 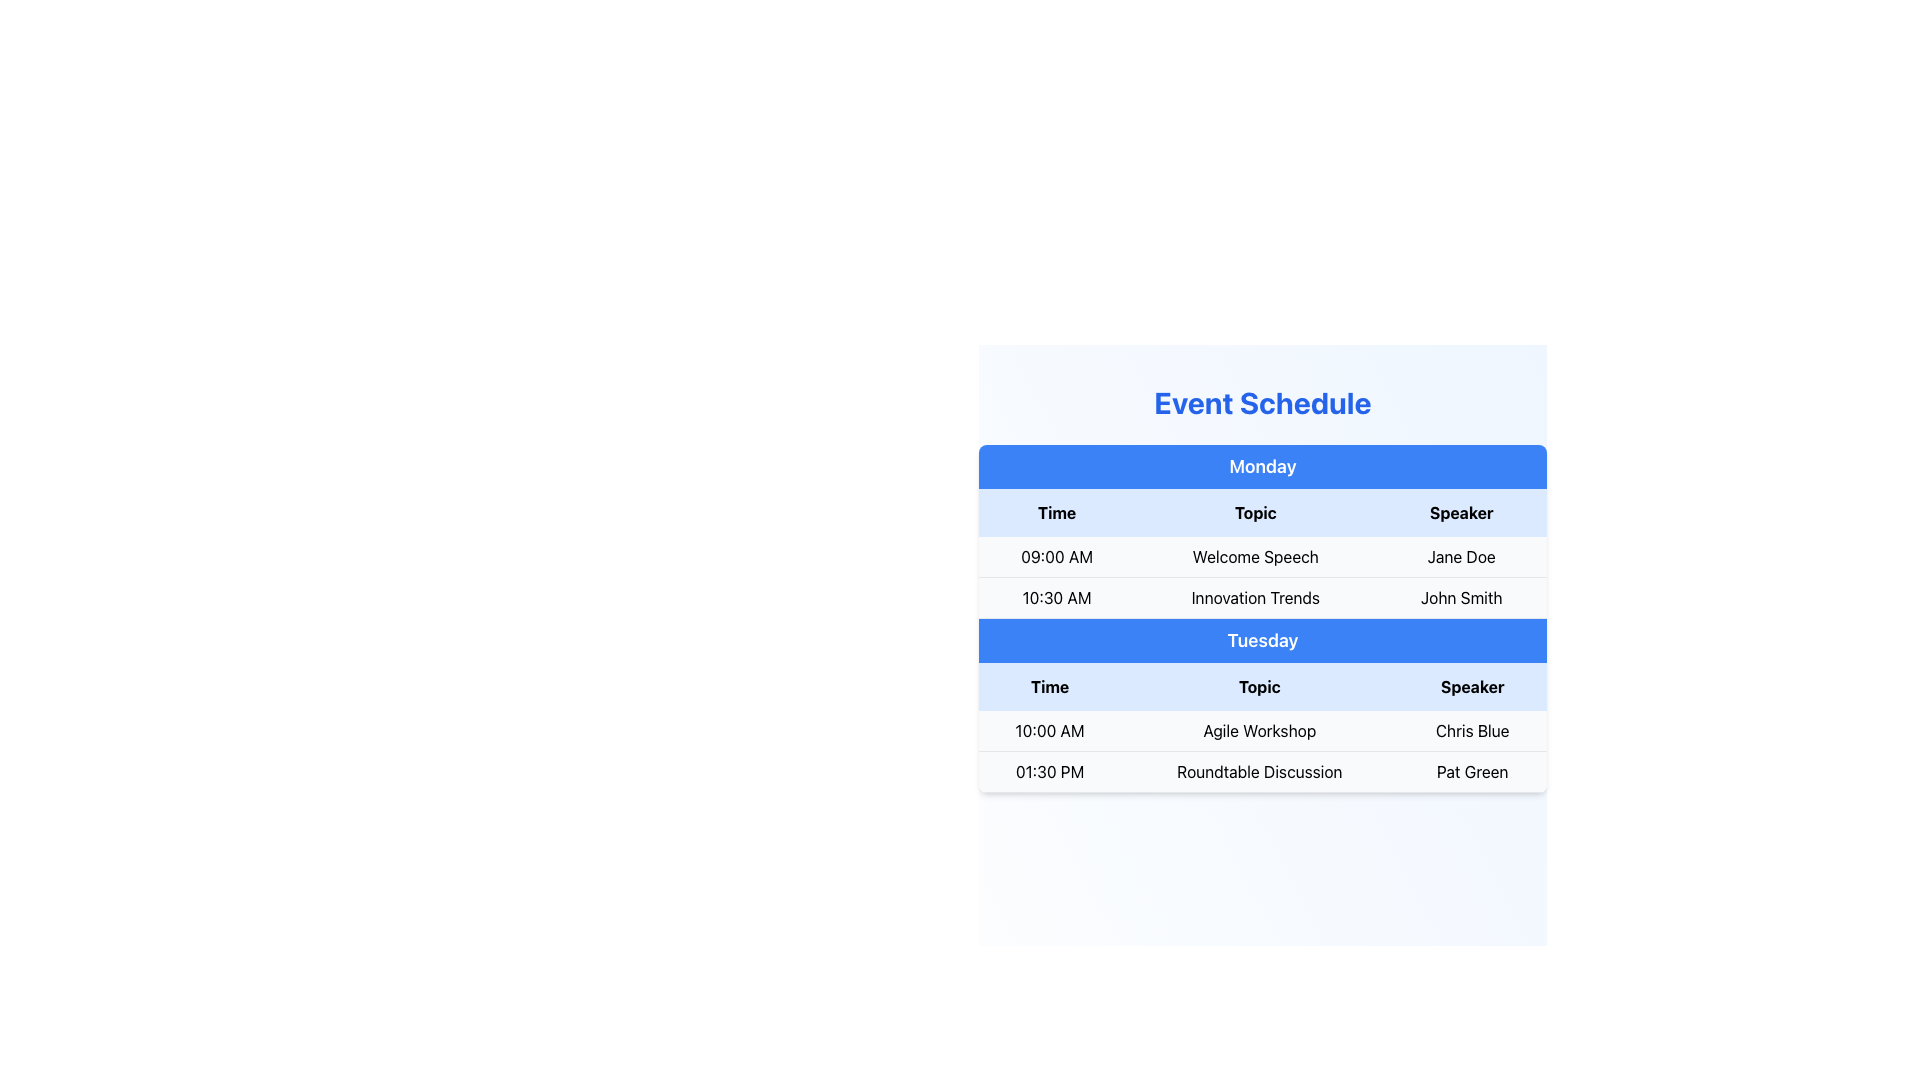 What do you see at coordinates (1261, 466) in the screenshot?
I see `the header element for the Monday schedule section` at bounding box center [1261, 466].